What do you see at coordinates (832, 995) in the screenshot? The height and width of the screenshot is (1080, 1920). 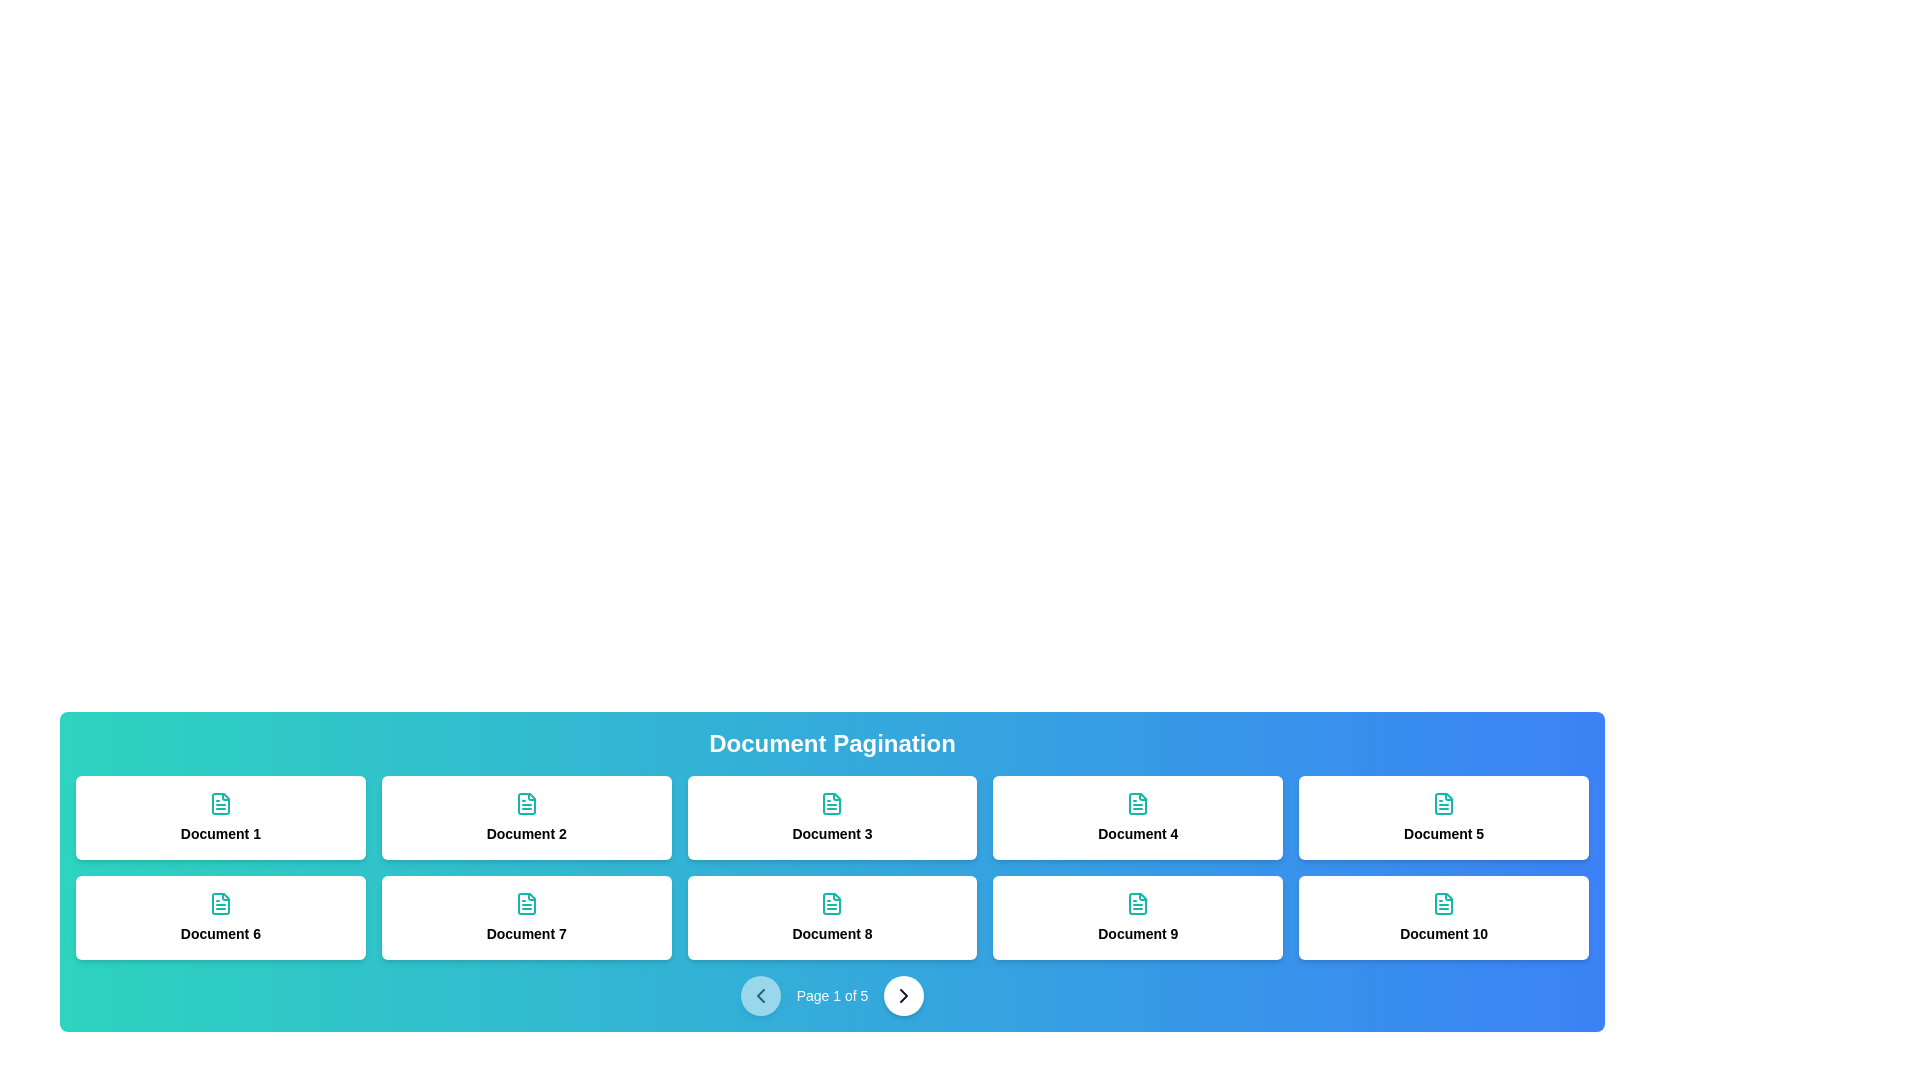 I see `the static informational text displaying 'Page 1 of 5' in the pagination footer to read its content` at bounding box center [832, 995].